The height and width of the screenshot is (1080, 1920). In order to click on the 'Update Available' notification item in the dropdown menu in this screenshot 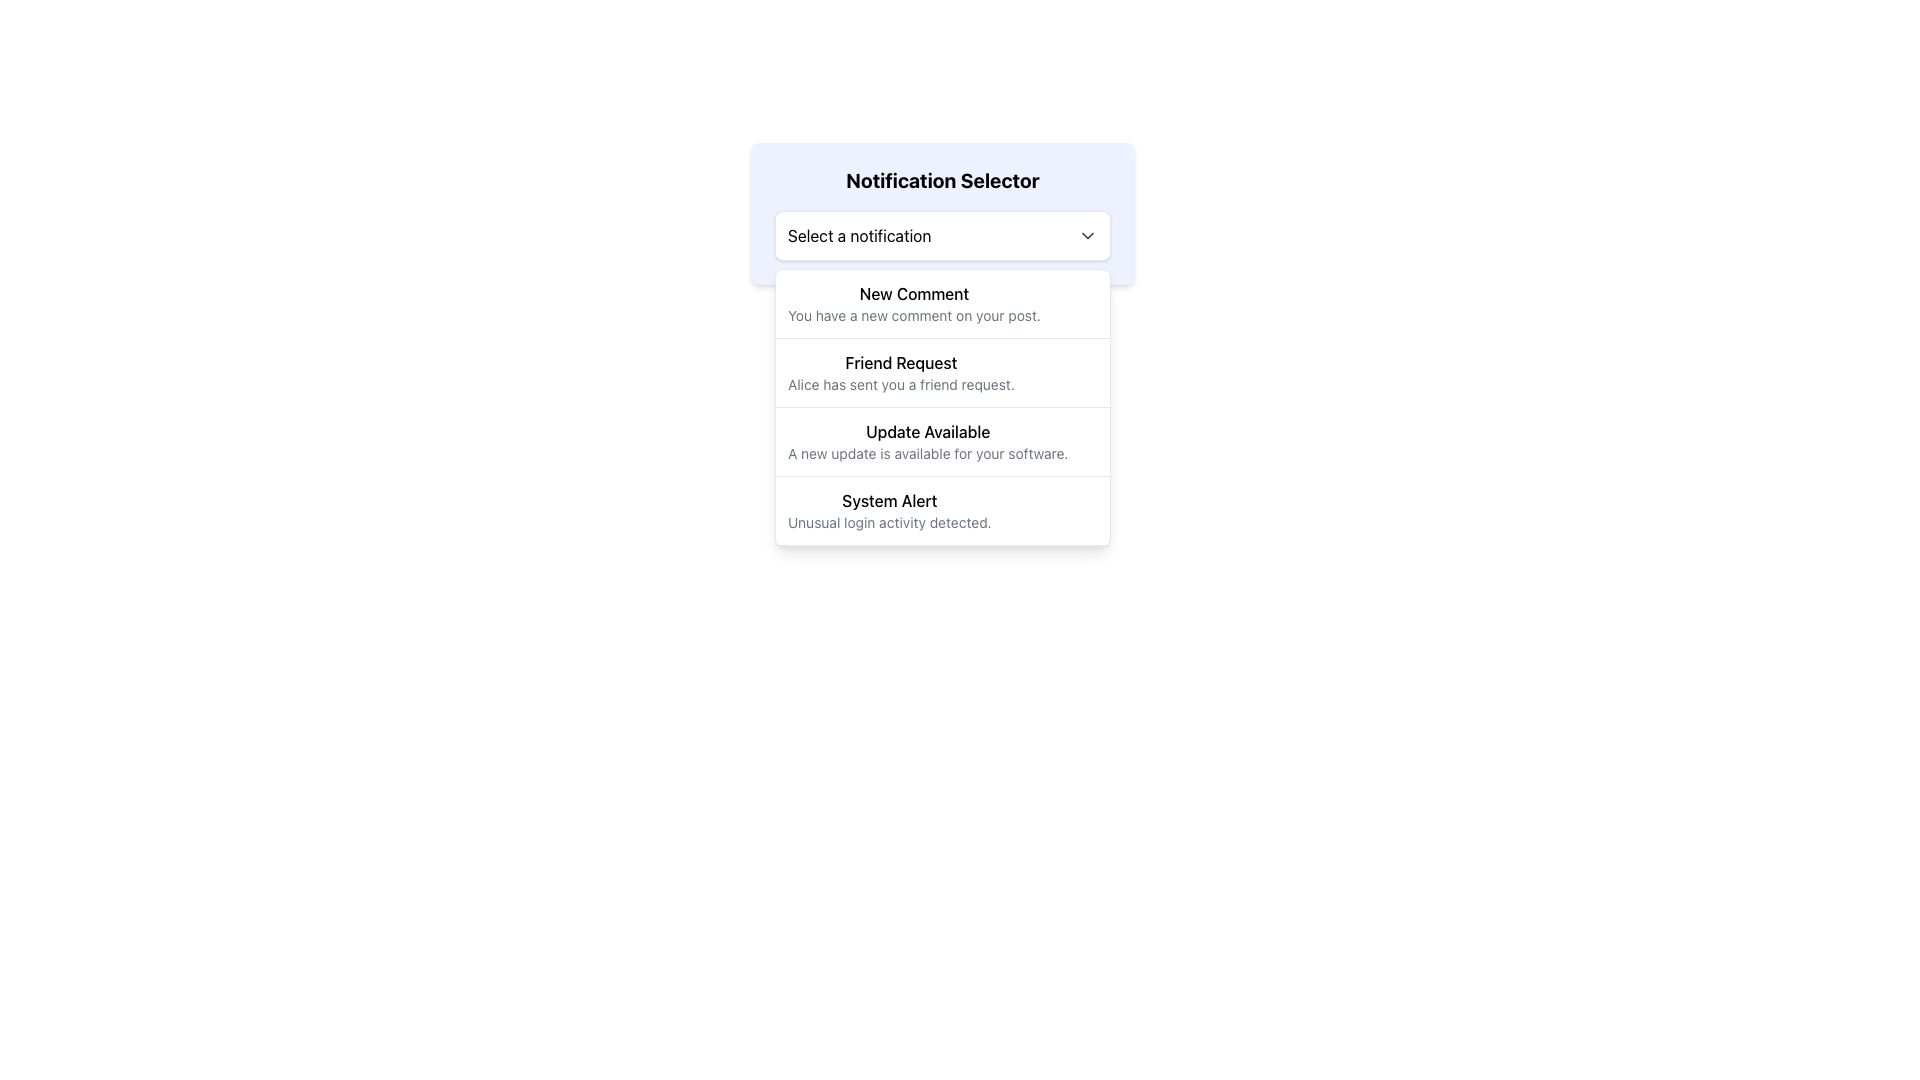, I will do `click(926, 441)`.